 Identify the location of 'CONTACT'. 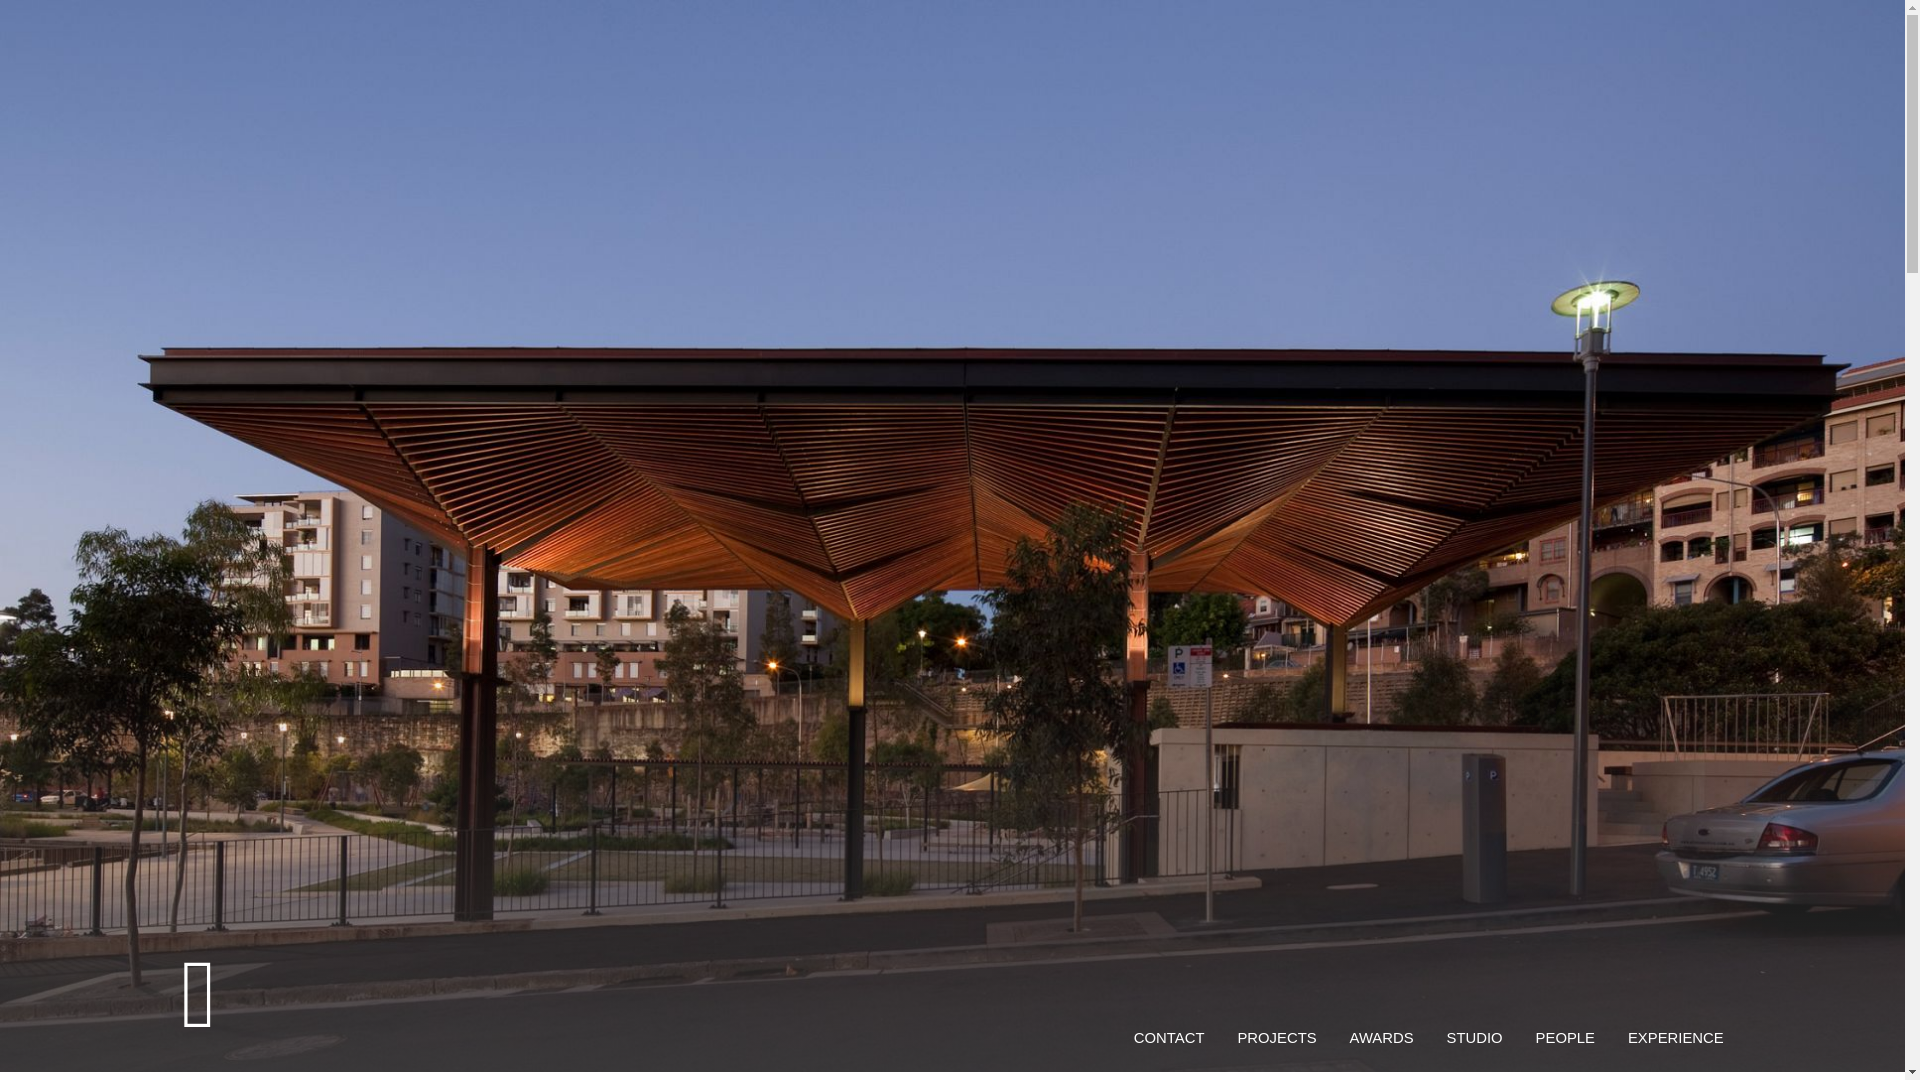
(1169, 1036).